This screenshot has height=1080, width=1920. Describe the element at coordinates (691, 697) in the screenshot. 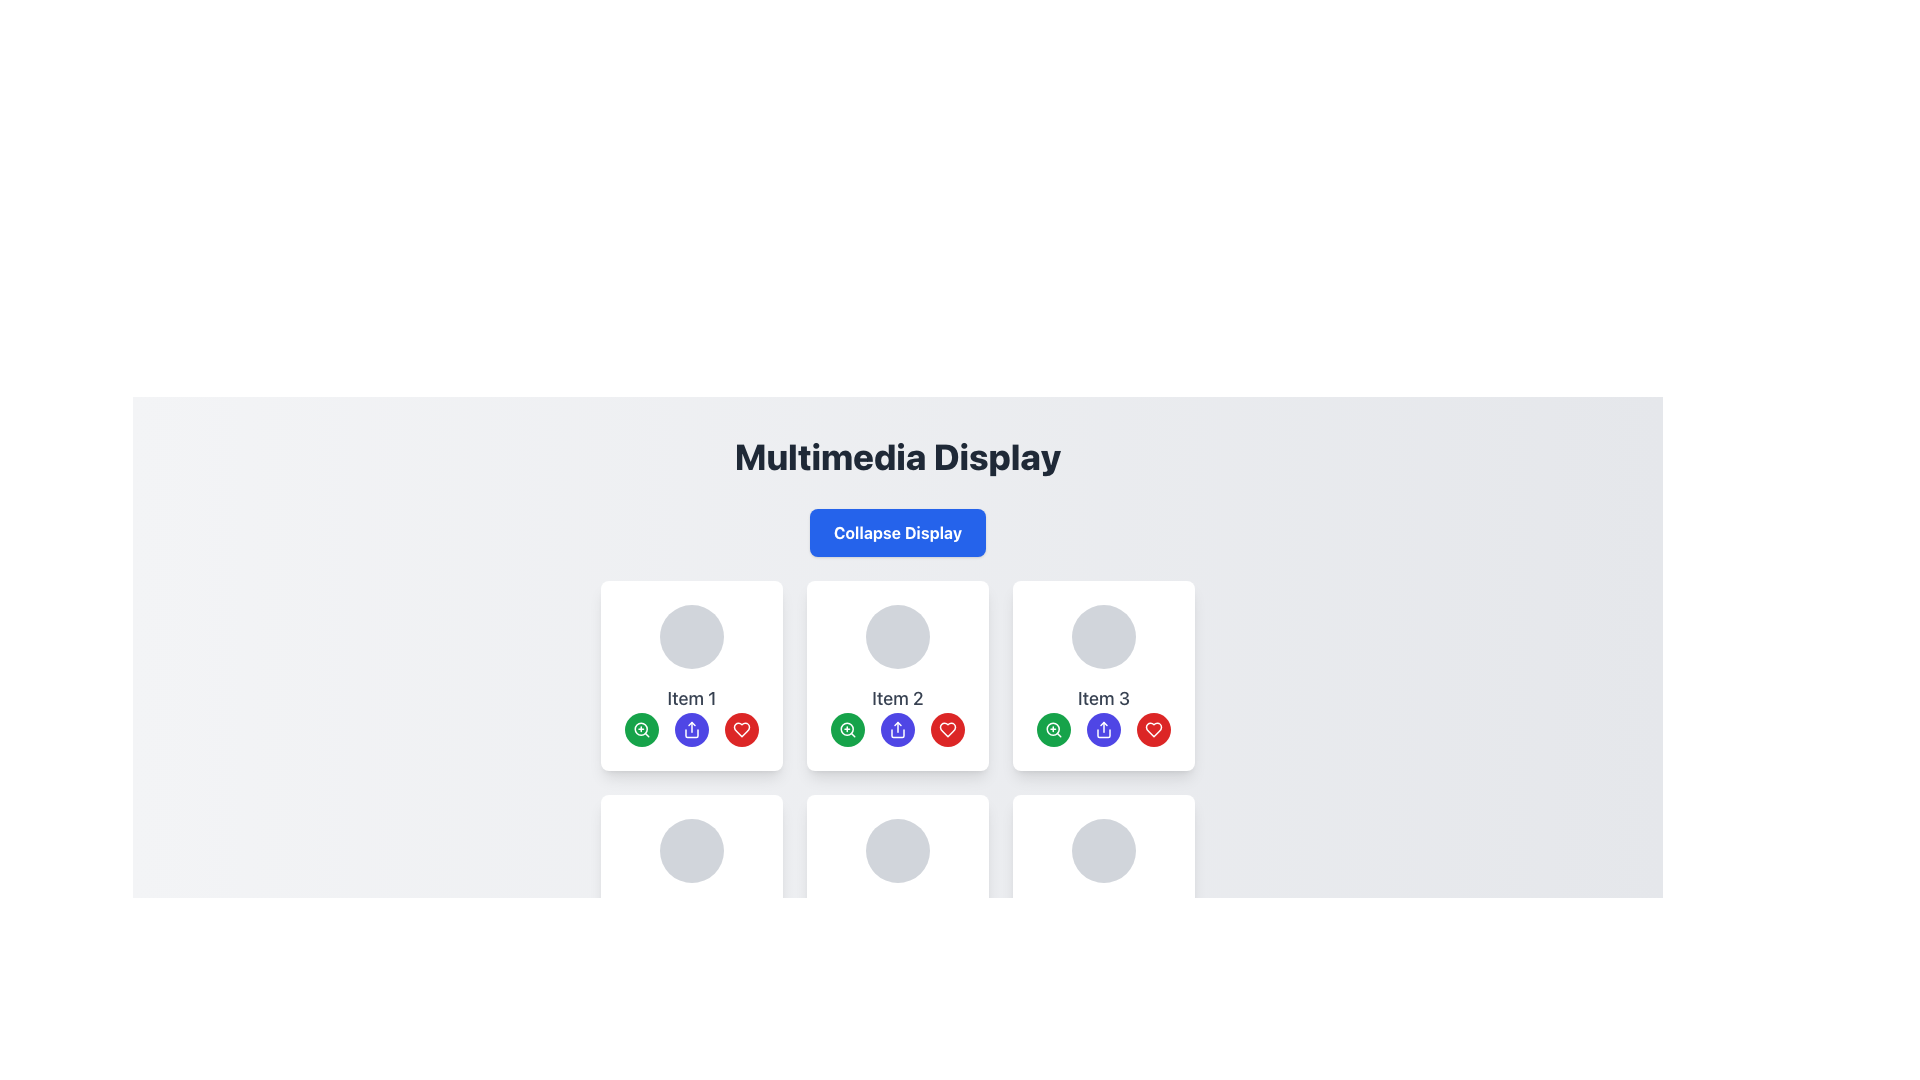

I see `the static label reading 'Item 1', which is centered in the first card of the grid, positioned below a circular icon and above three action buttons` at that location.